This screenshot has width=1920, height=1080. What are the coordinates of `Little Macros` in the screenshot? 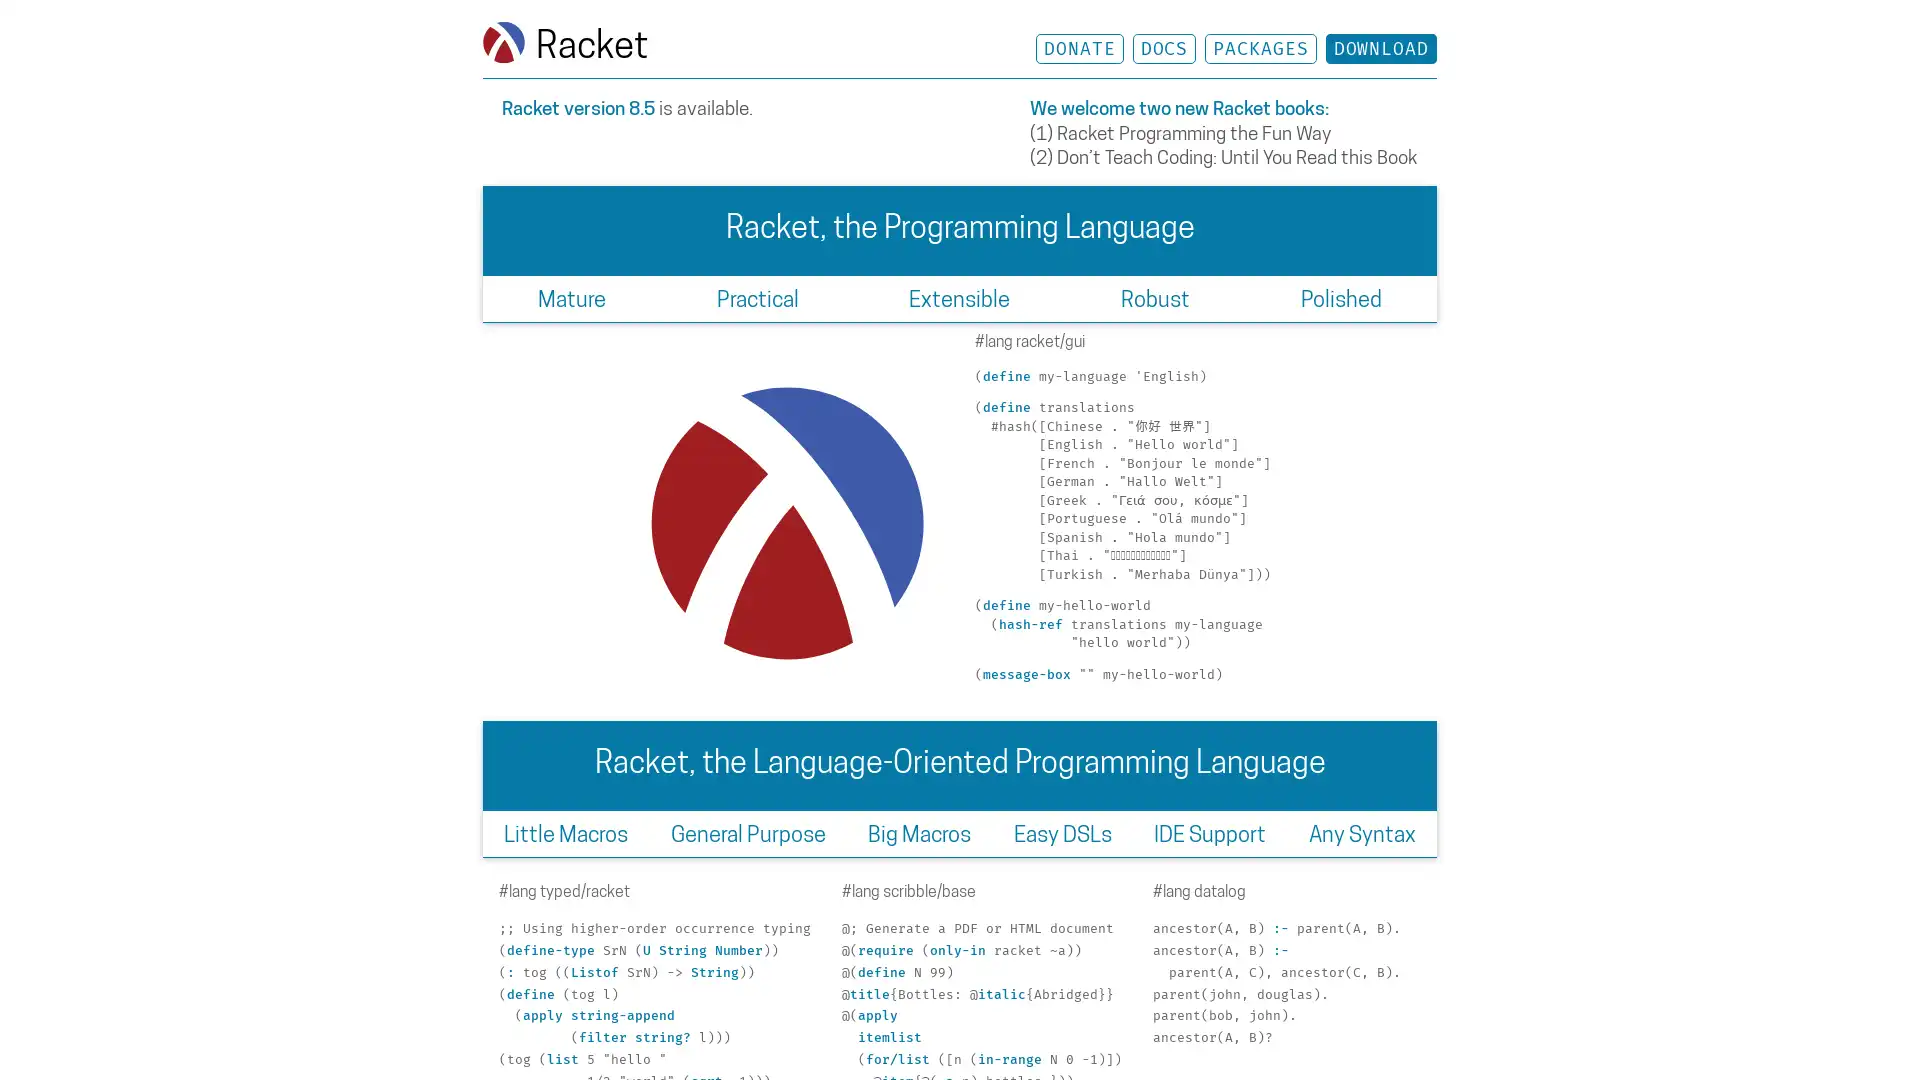 It's located at (565, 833).